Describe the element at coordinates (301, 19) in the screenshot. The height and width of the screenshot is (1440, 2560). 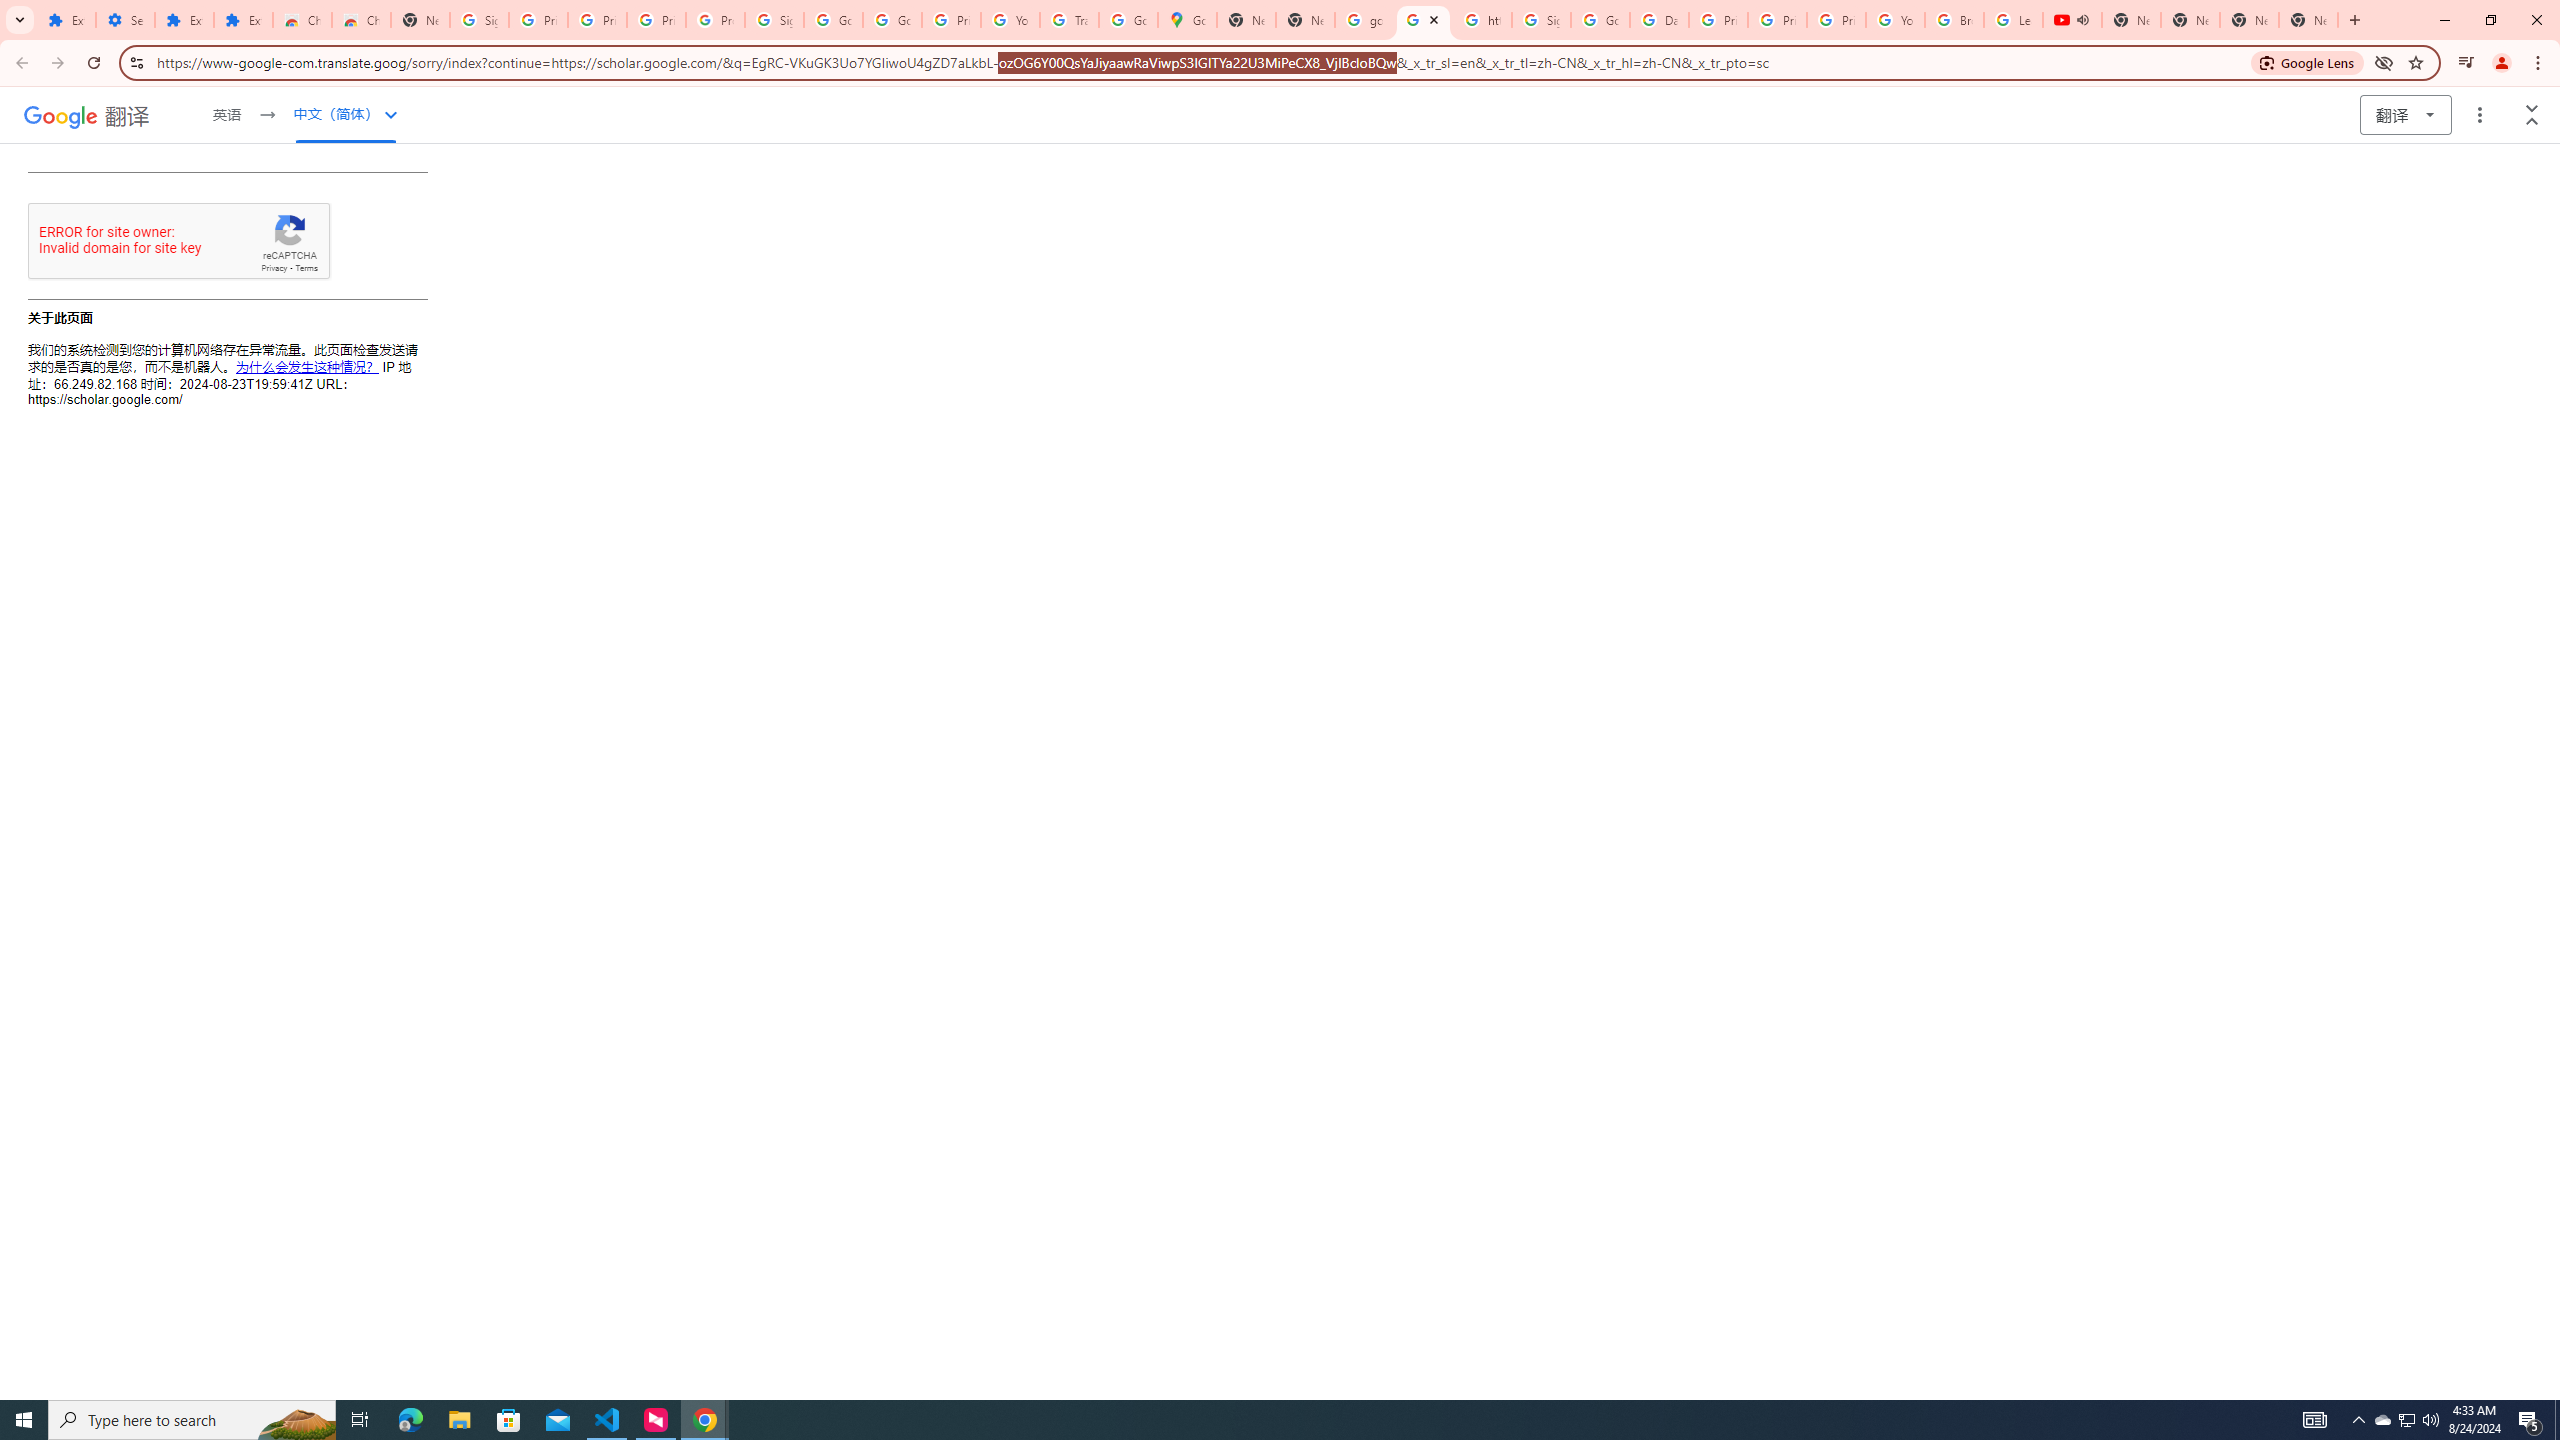
I see `'Chrome Web Store'` at that location.